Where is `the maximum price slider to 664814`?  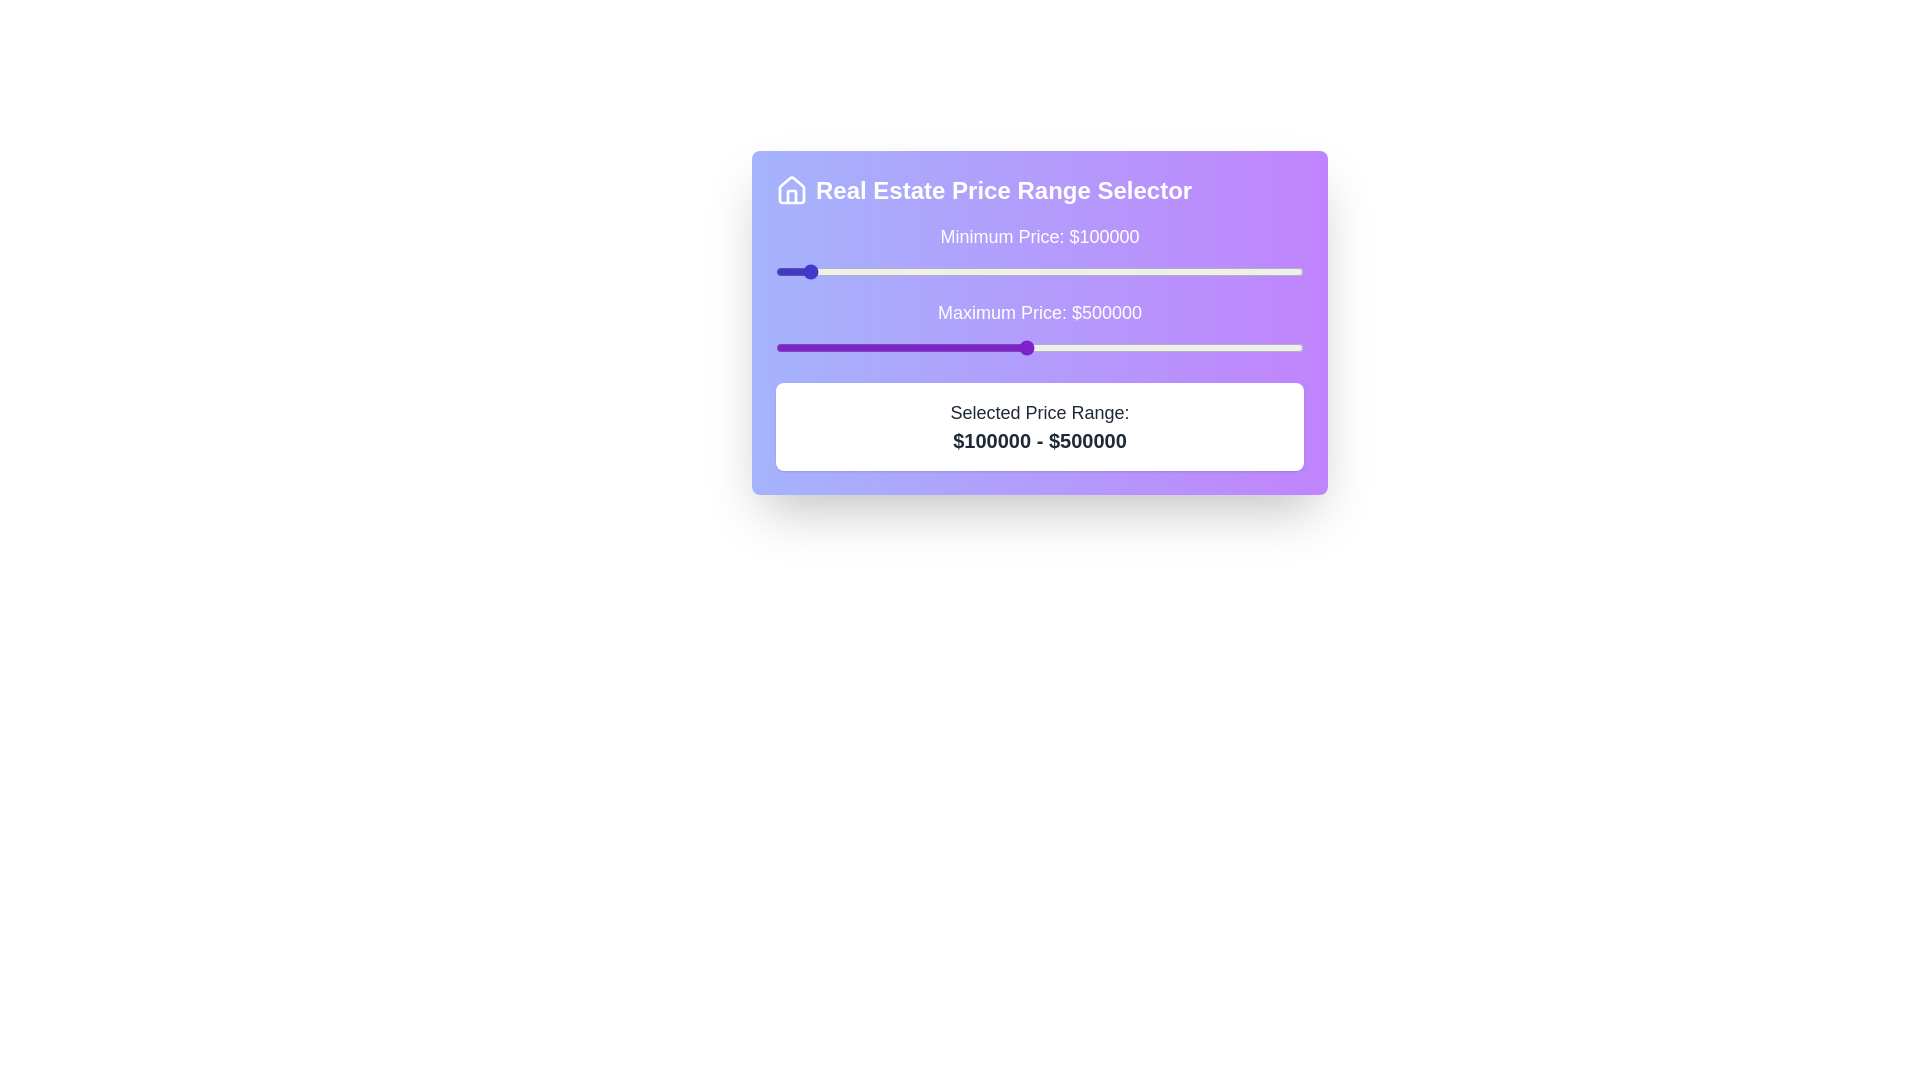
the maximum price slider to 664814 is located at coordinates (1116, 346).